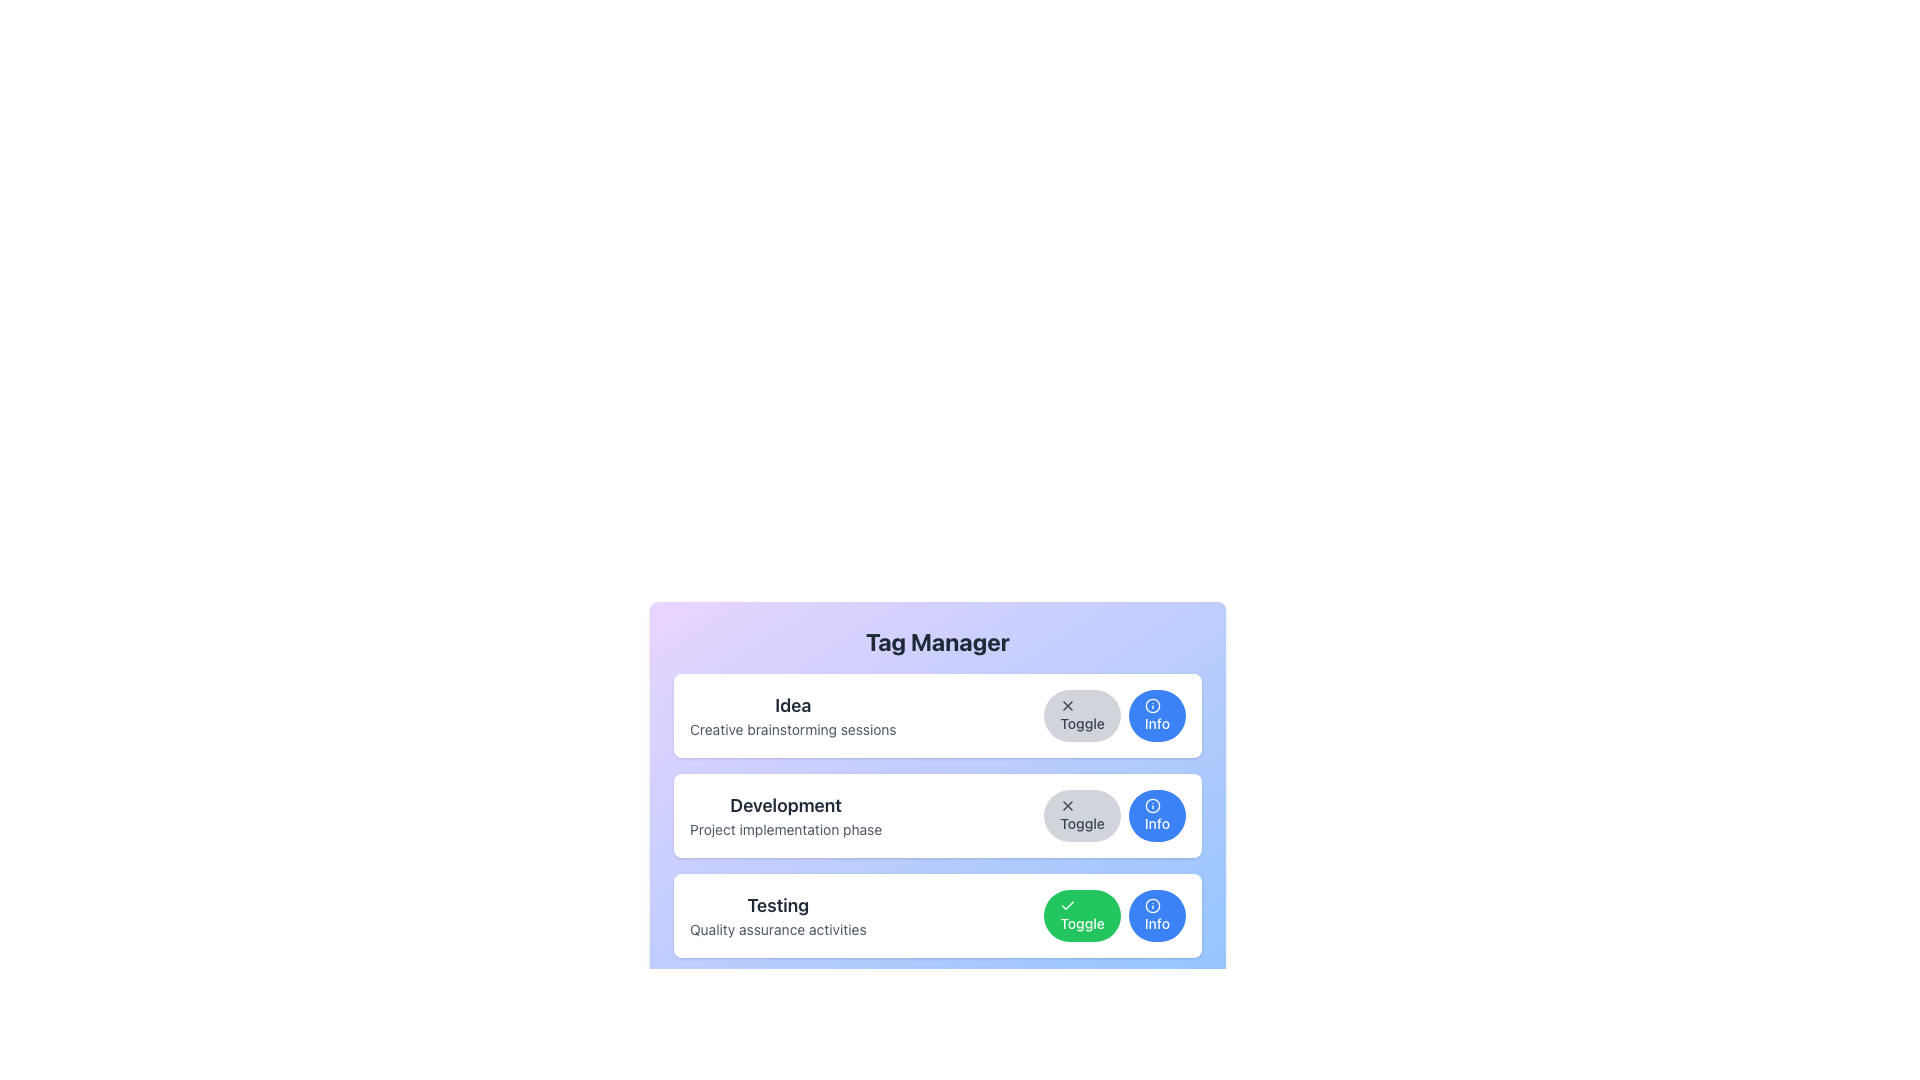 This screenshot has width=1920, height=1080. I want to click on the descriptive text element located under the 'Testing' title, which provides additional information about the 'Testing' label, so click(777, 929).